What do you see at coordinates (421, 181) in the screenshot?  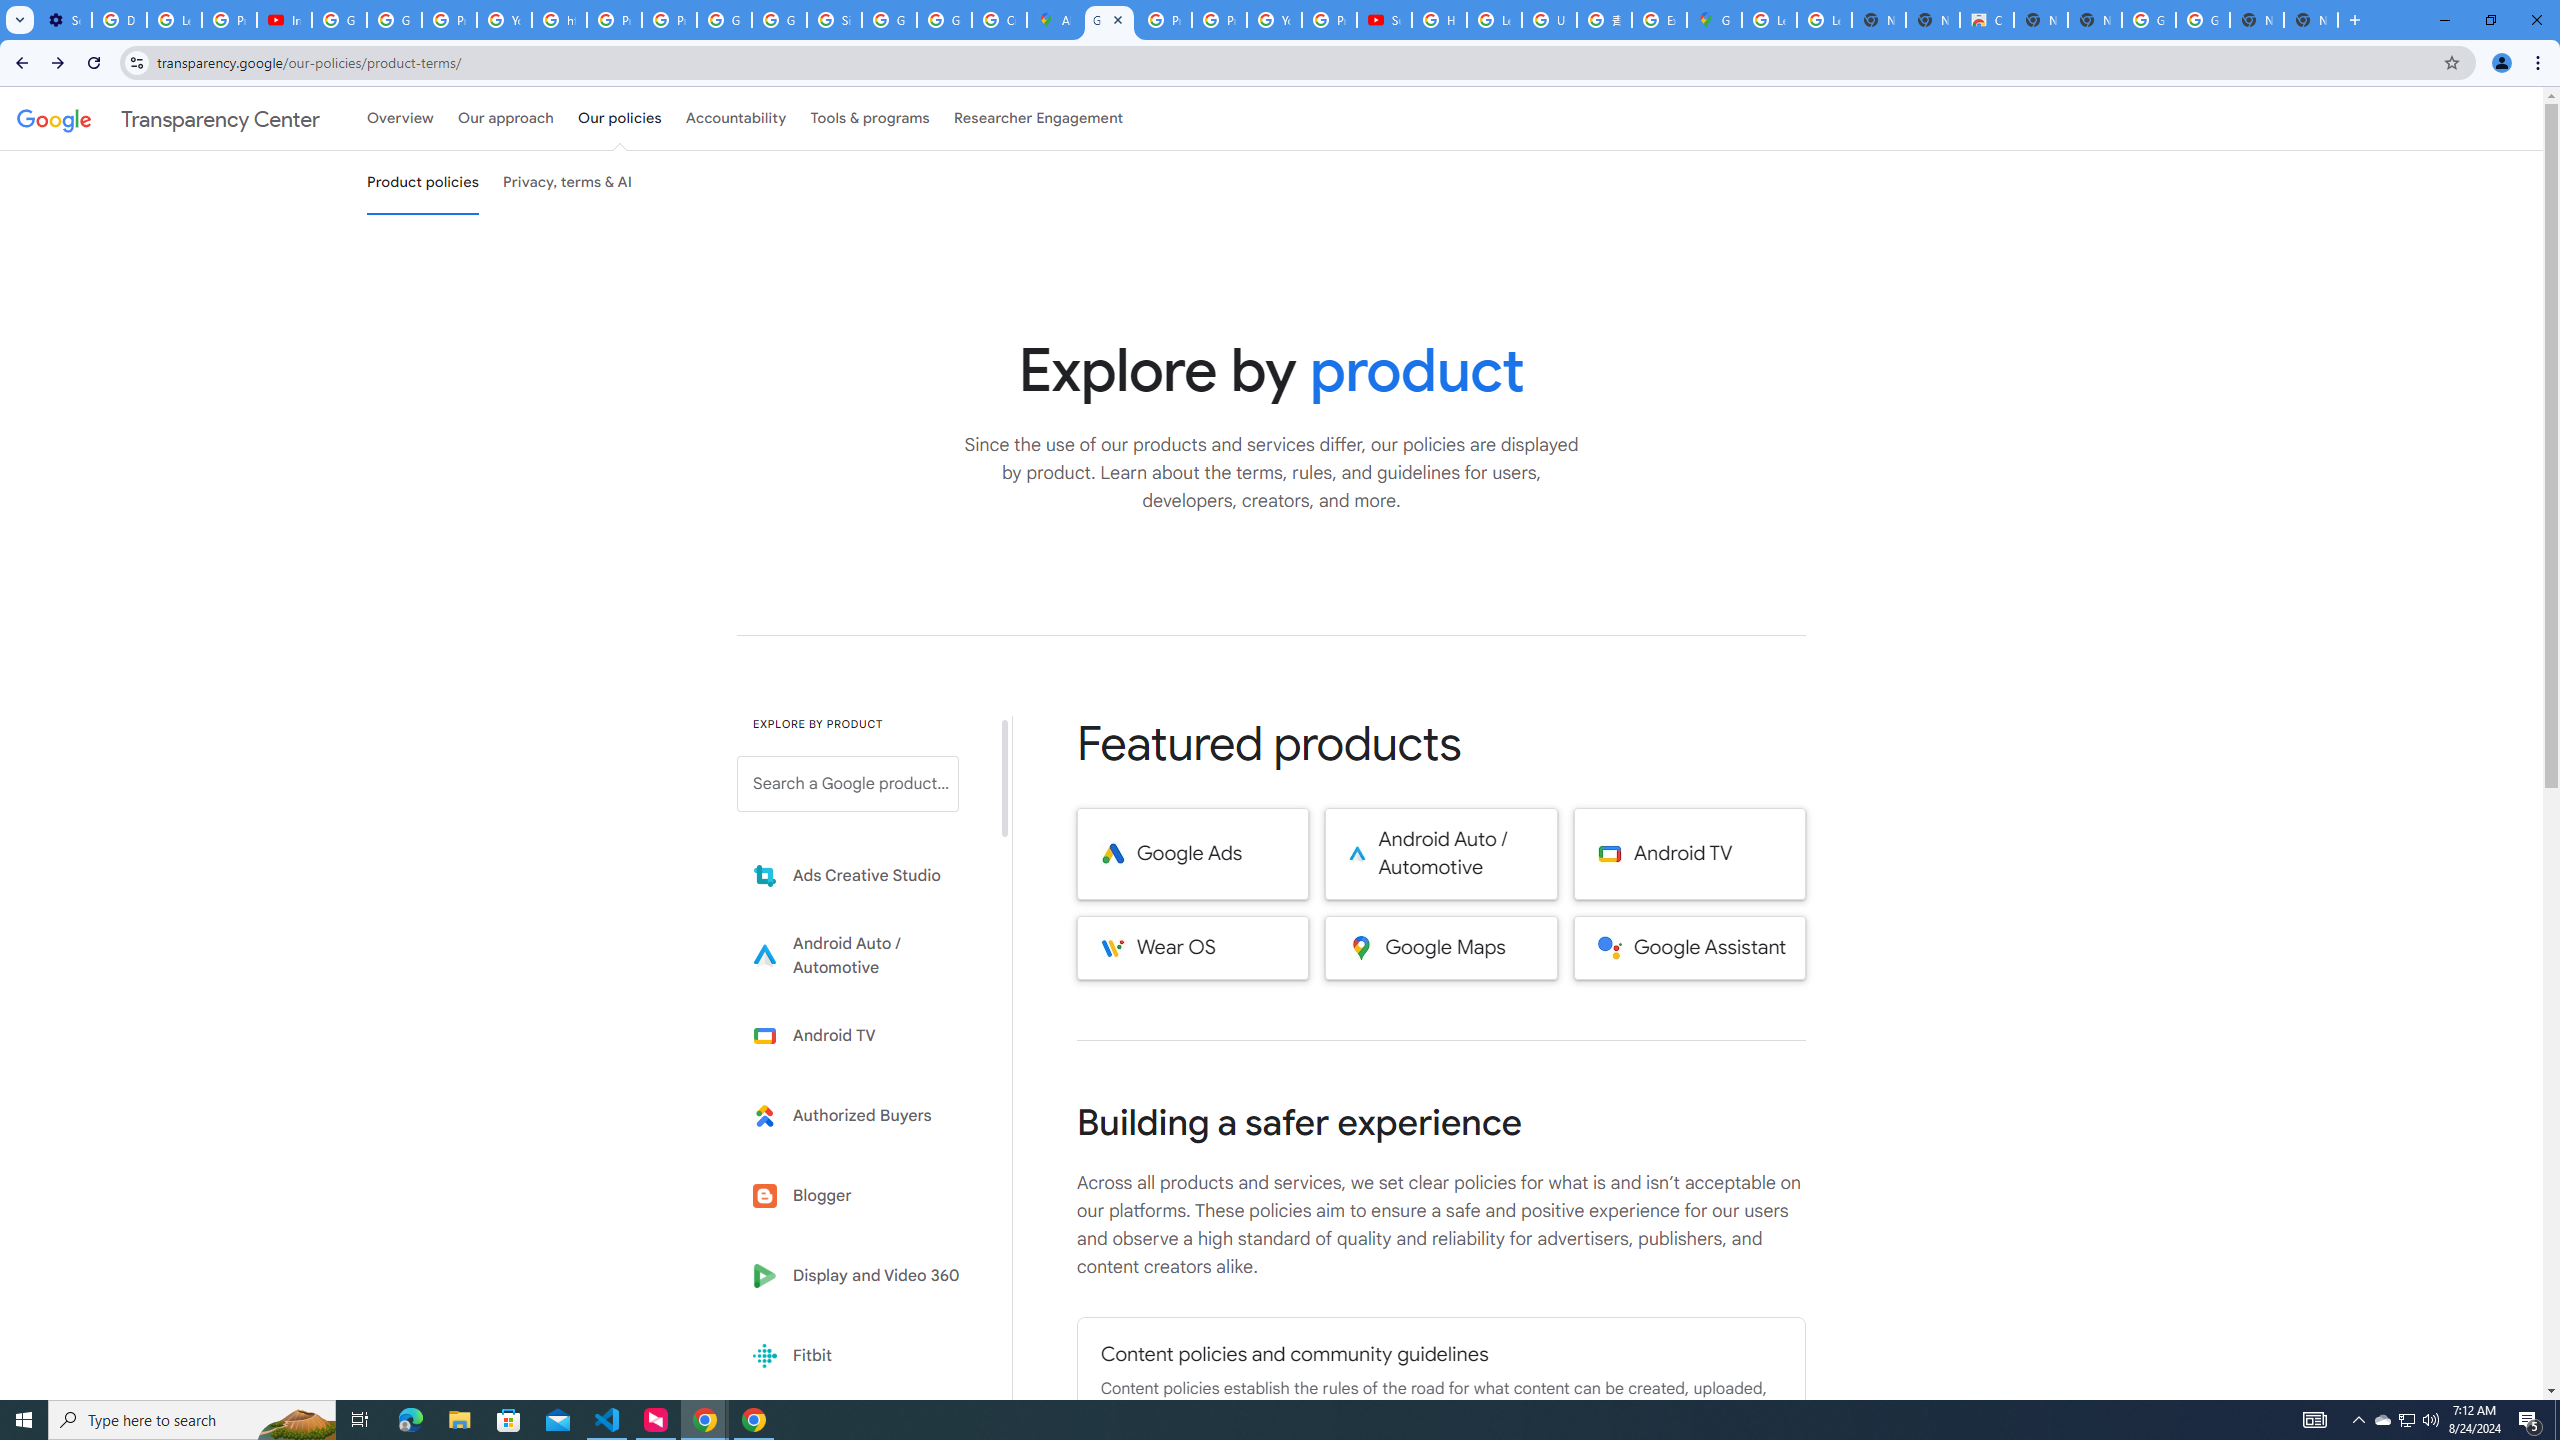 I see `'Product policies'` at bounding box center [421, 181].